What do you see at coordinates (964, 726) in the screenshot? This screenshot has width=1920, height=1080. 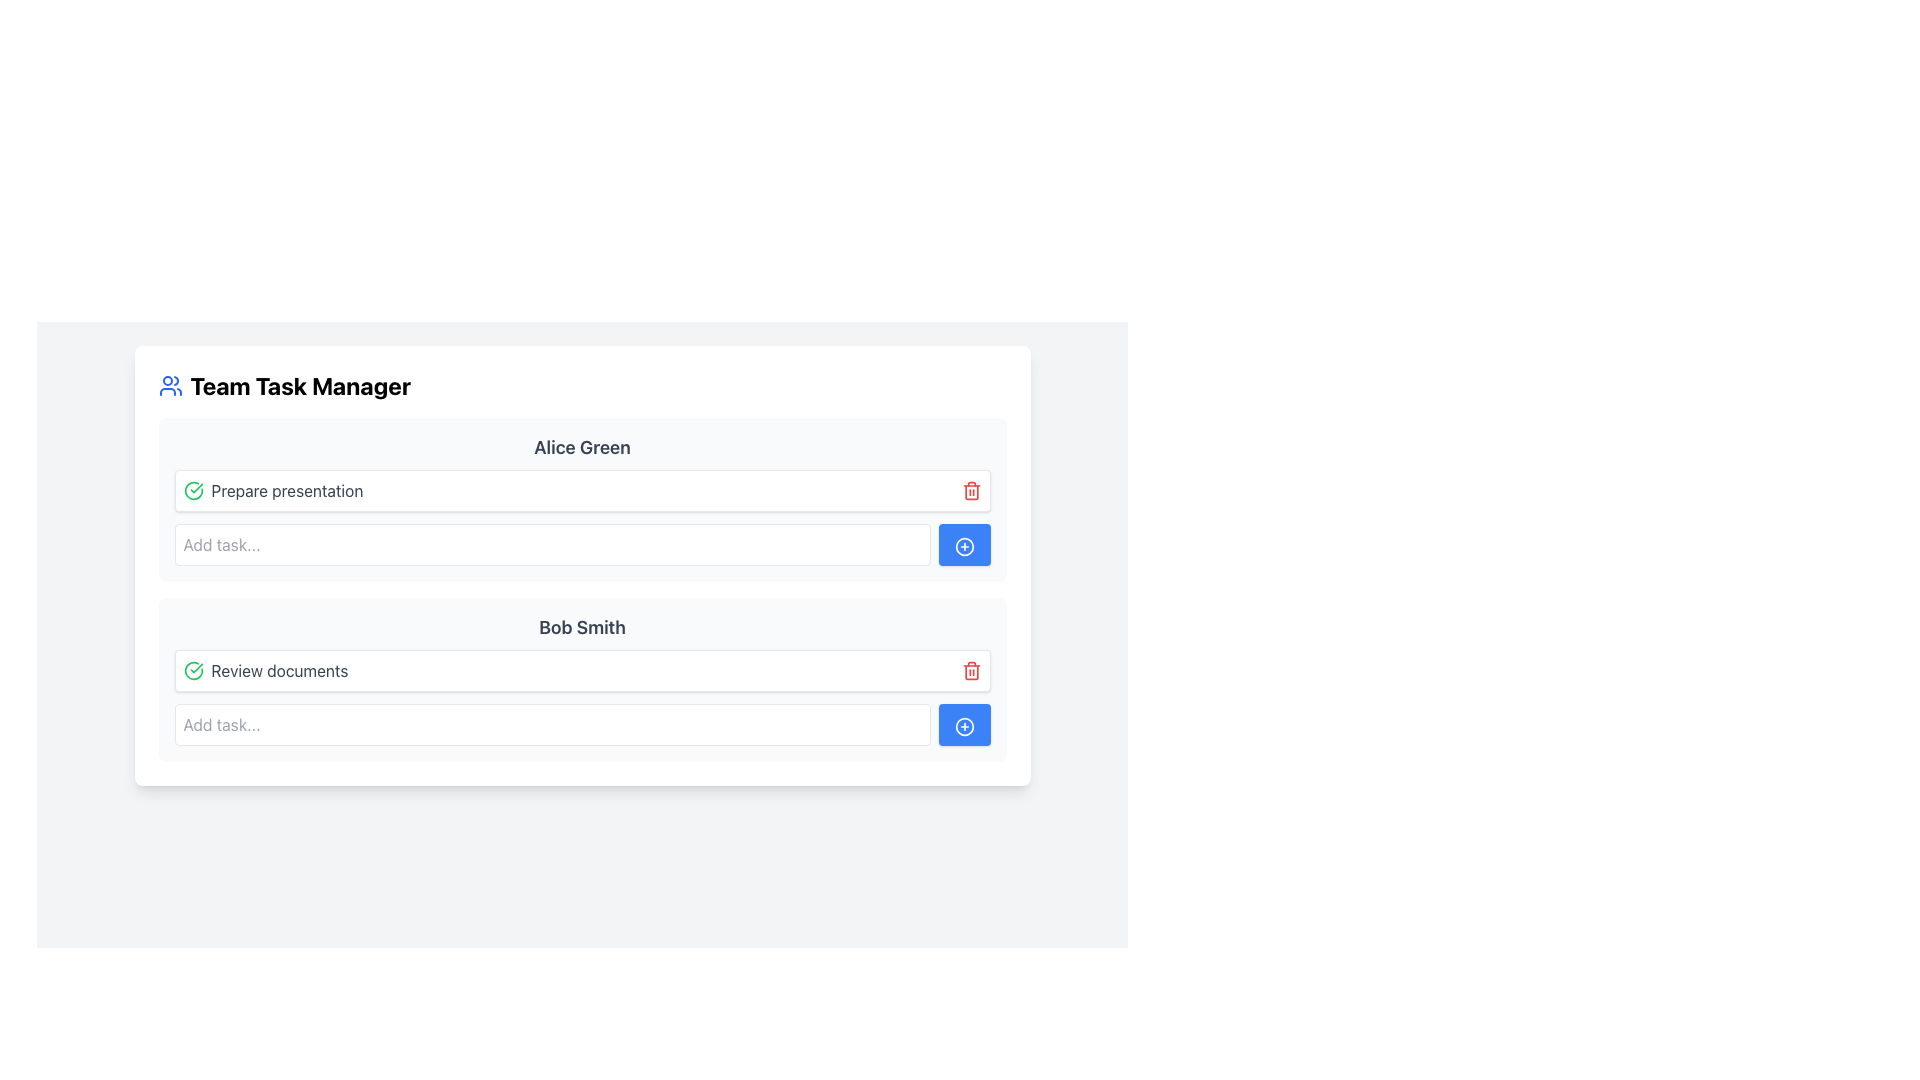 I see `the circular icon button with a plus sign at the center, located in the 'Add task...' section for 'Bob Smith'` at bounding box center [964, 726].